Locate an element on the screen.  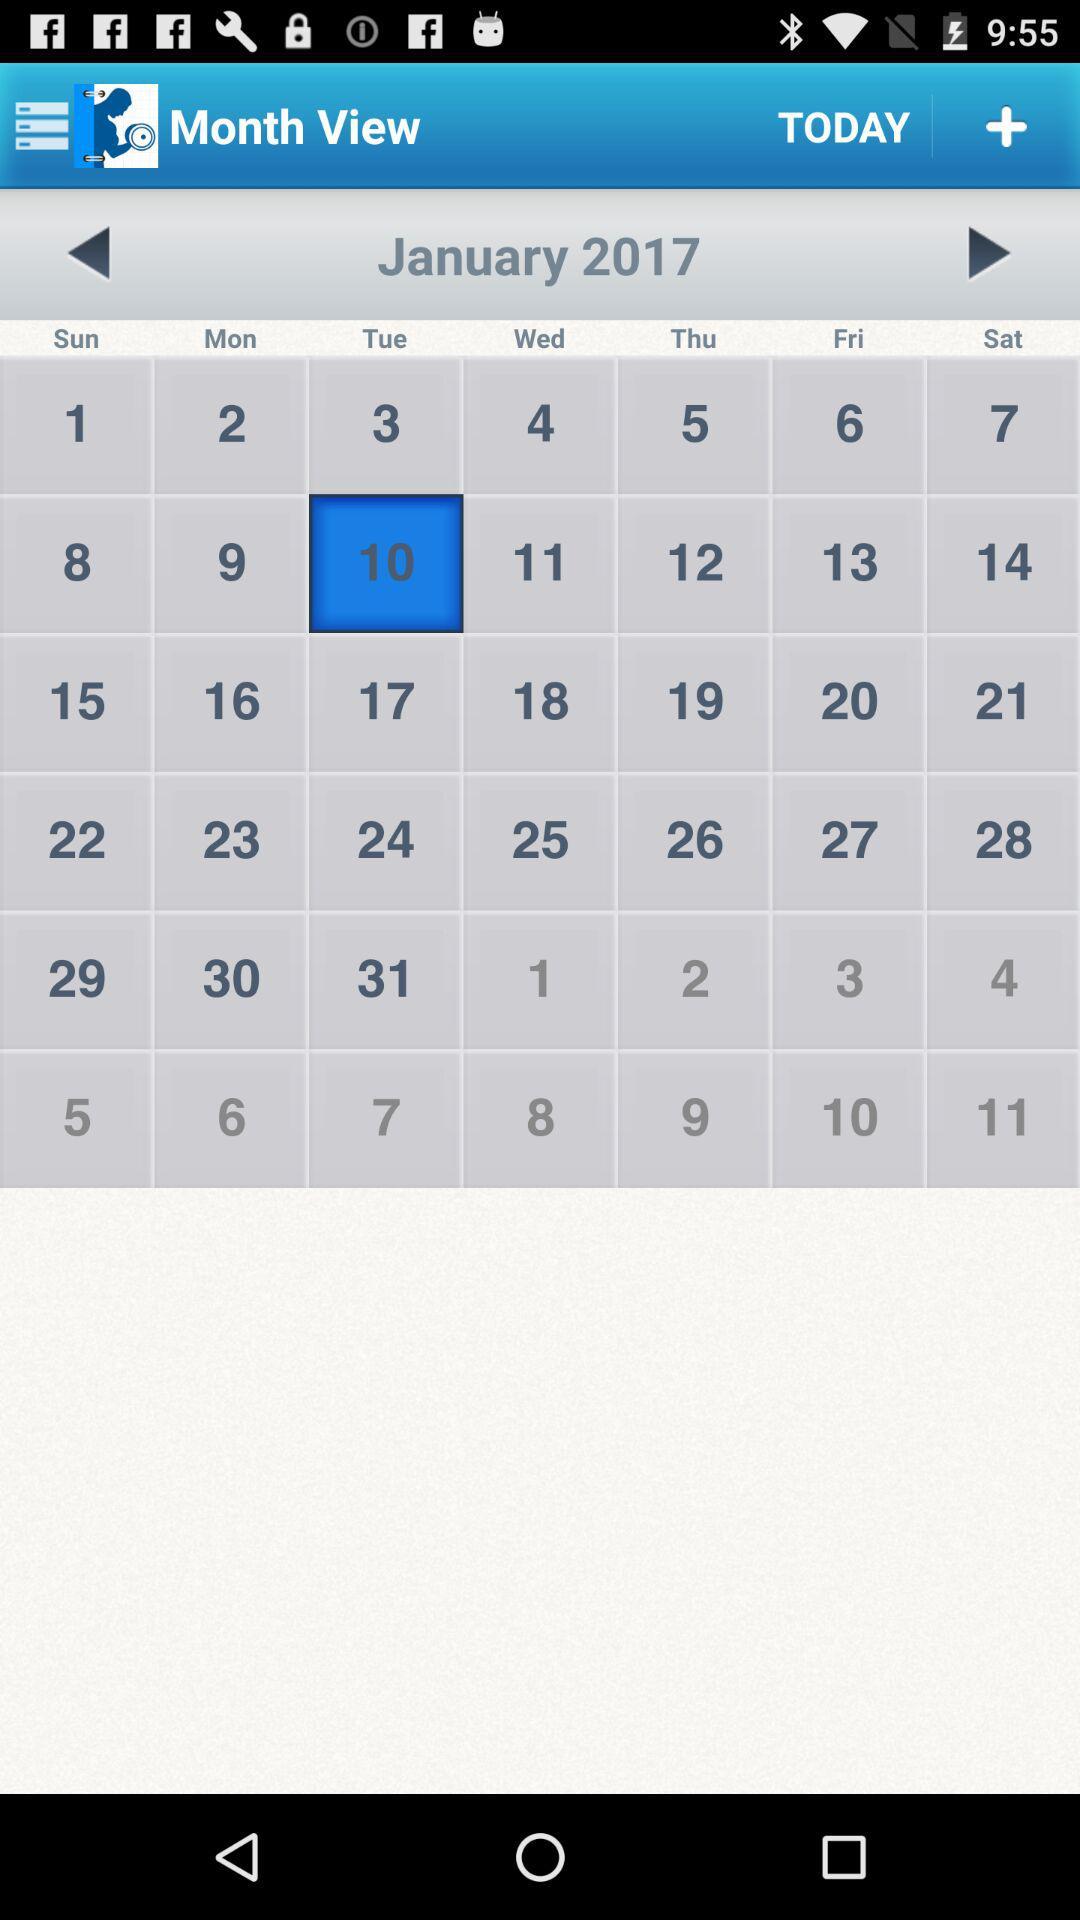
the icon next to the thu is located at coordinates (988, 253).